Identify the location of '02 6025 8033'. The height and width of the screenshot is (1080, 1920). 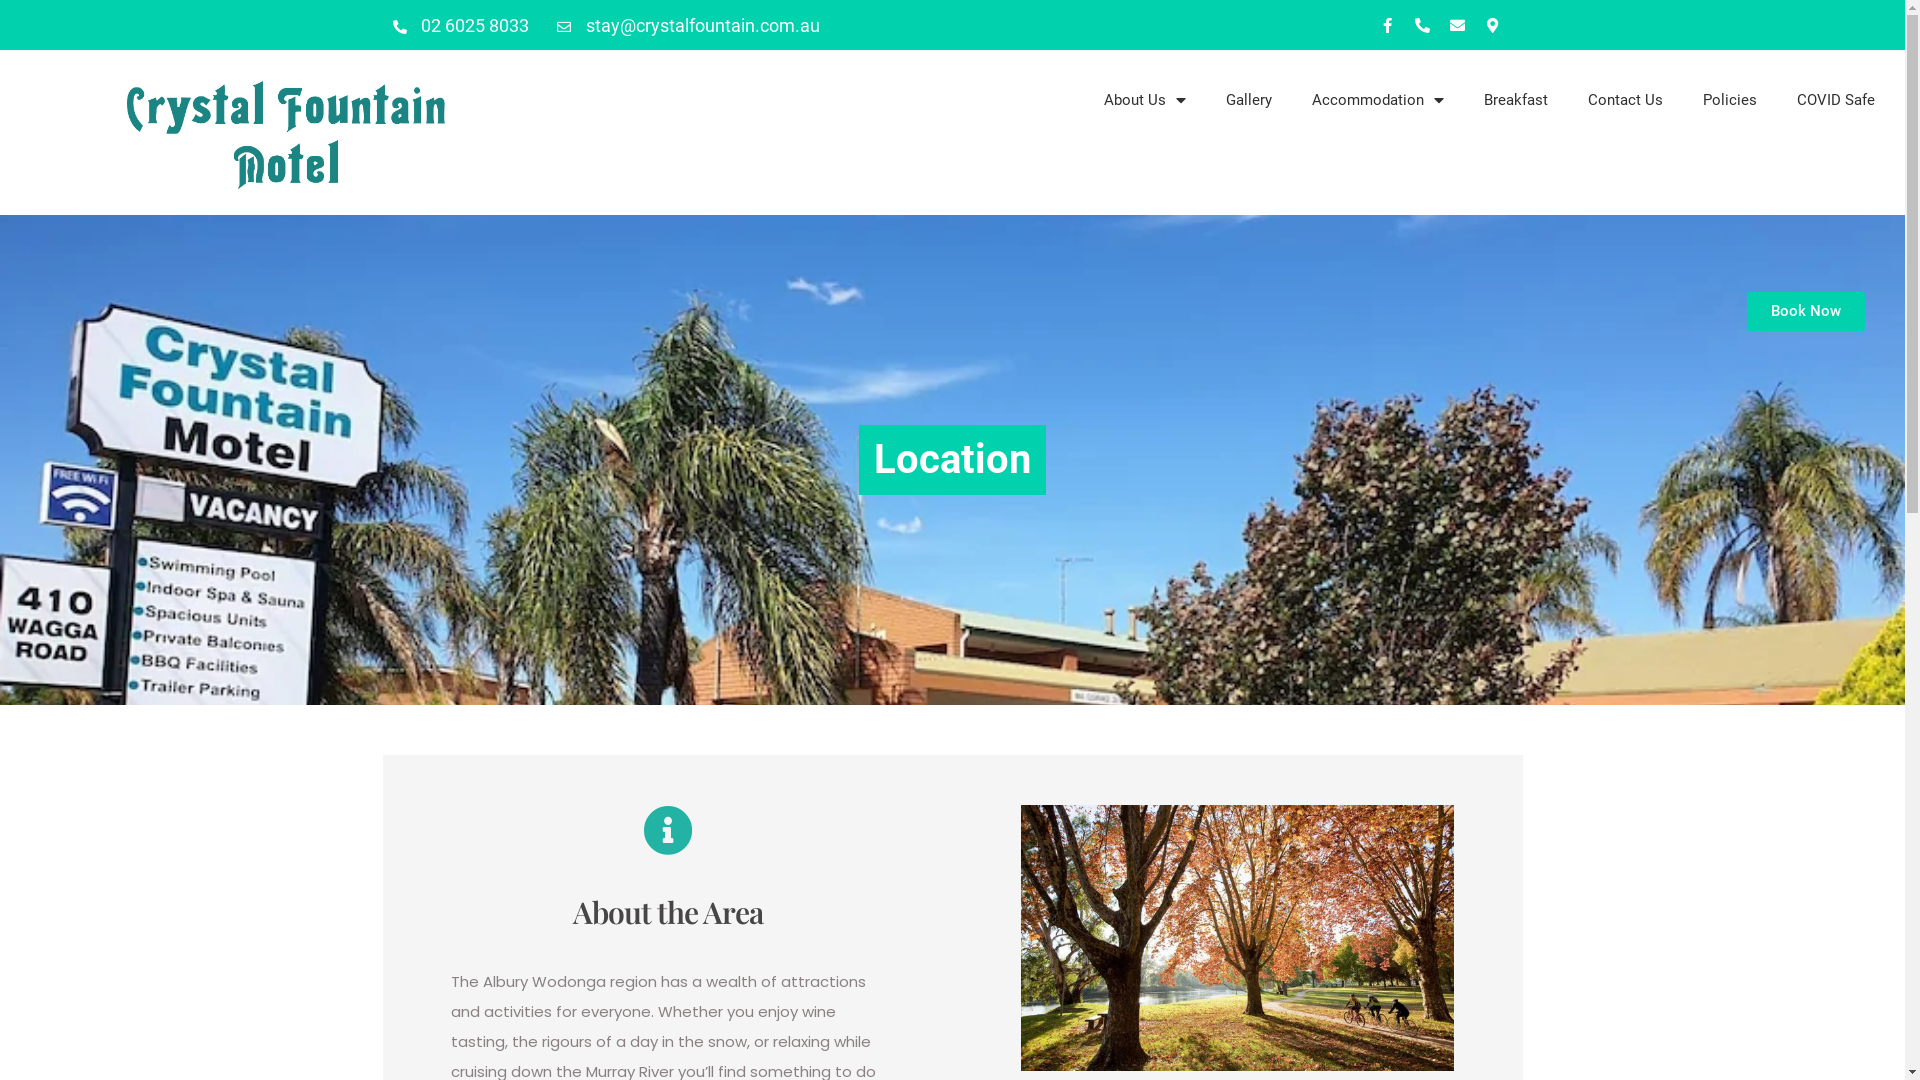
(459, 25).